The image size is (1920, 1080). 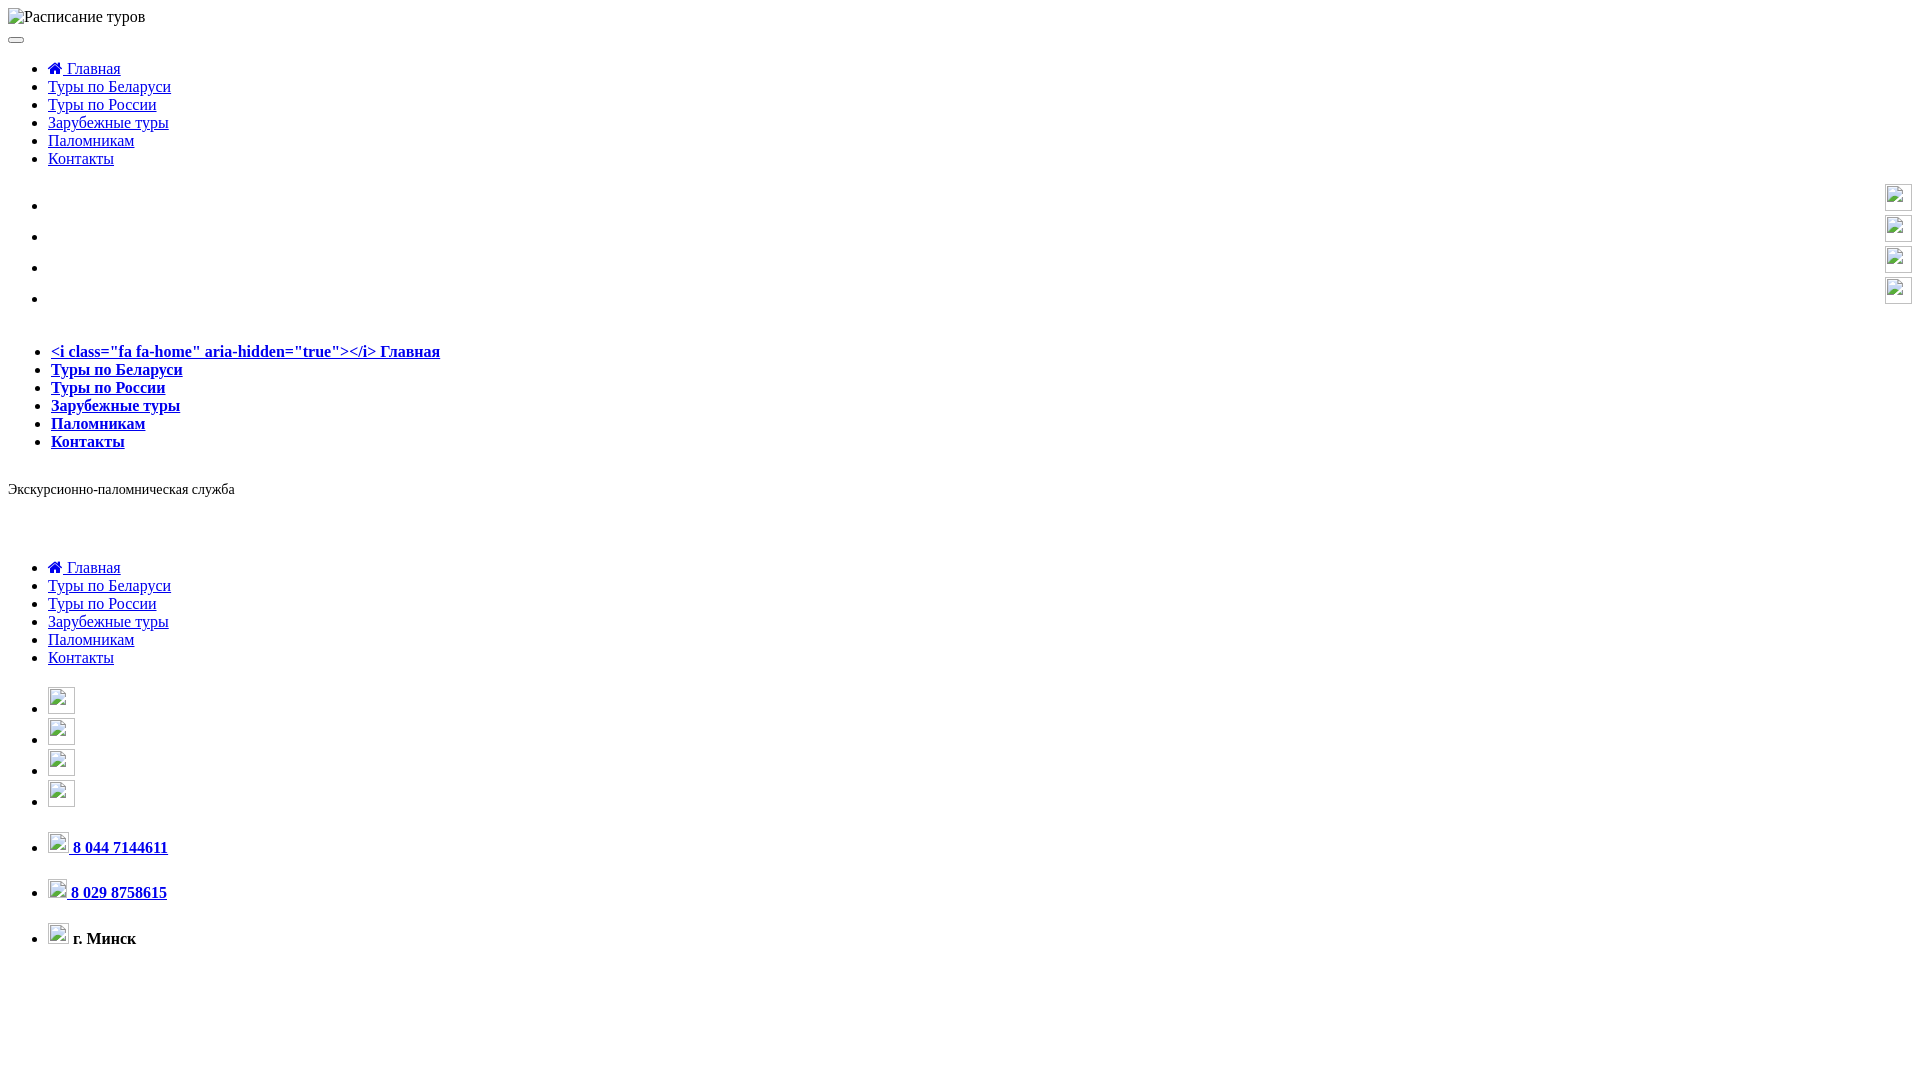 I want to click on ' 8 044 7144611', so click(x=106, y=847).